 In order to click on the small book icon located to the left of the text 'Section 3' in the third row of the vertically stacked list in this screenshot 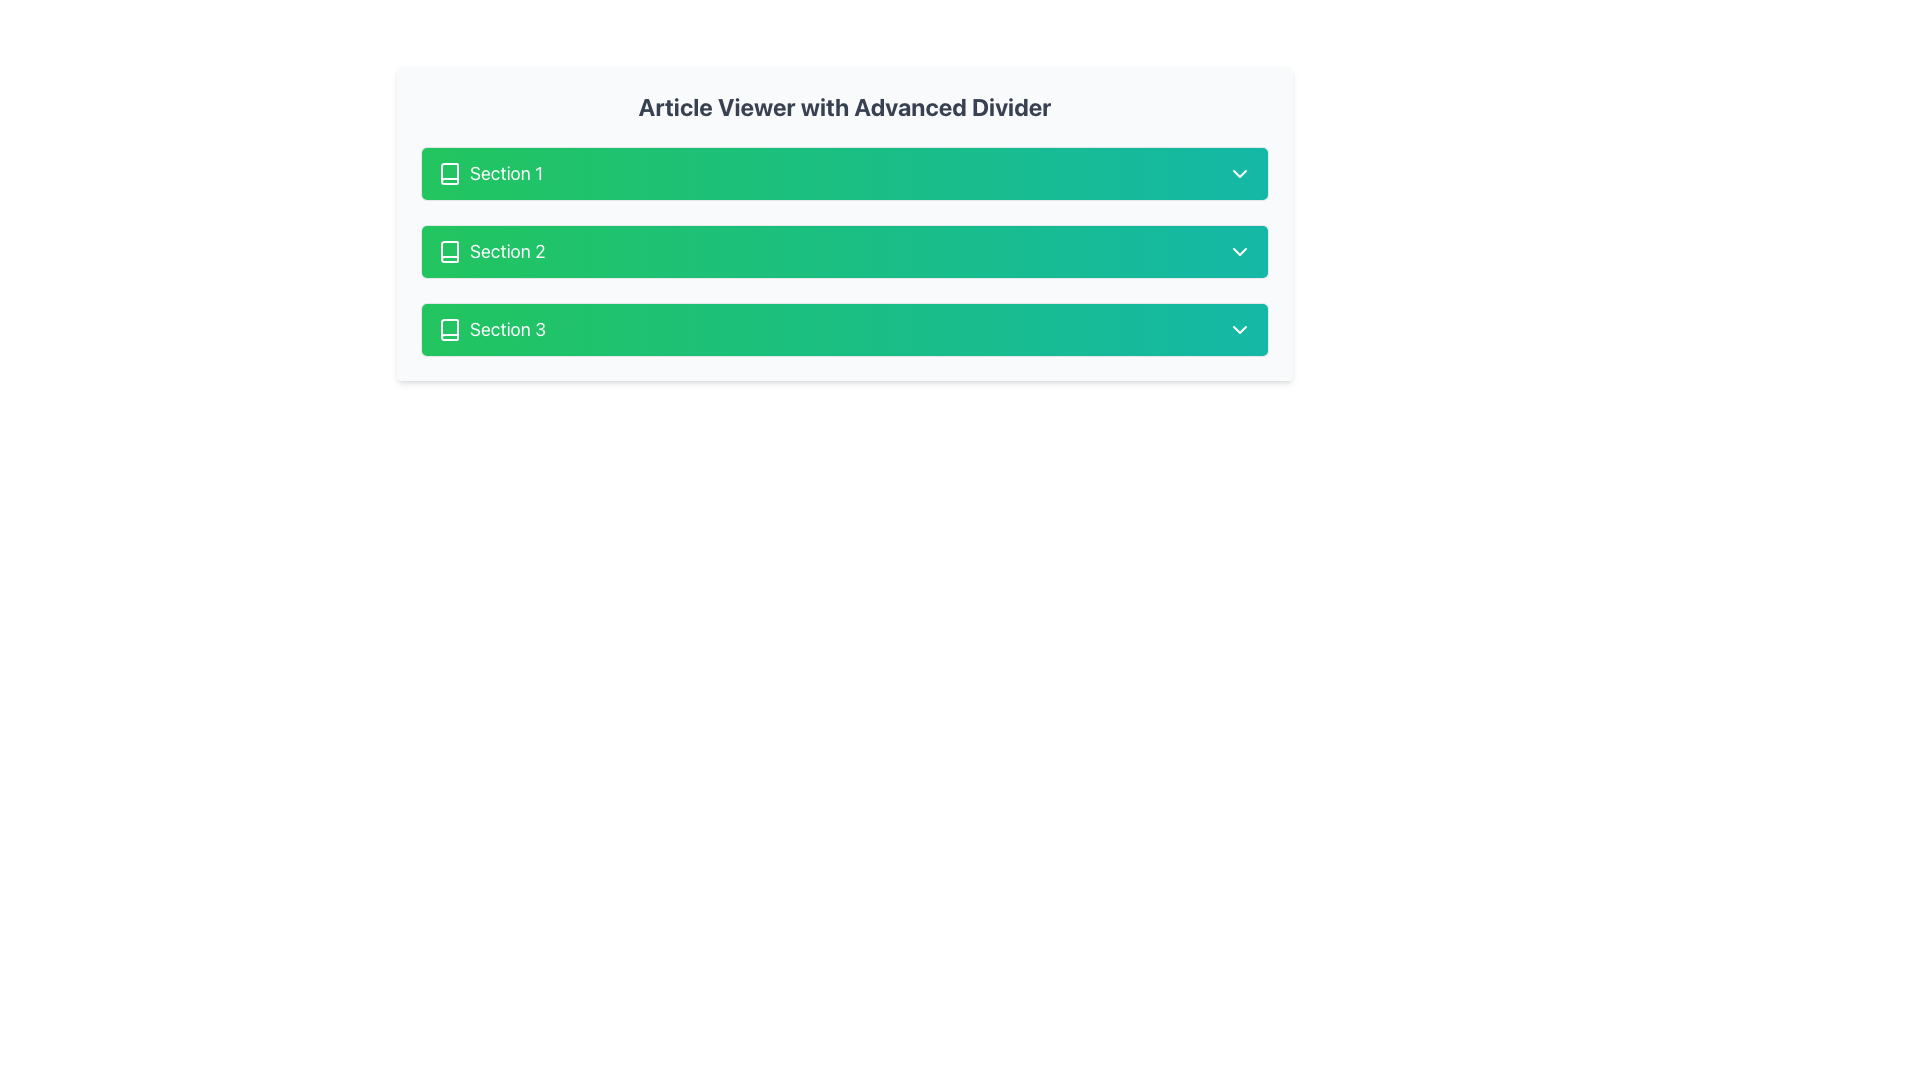, I will do `click(449, 329)`.